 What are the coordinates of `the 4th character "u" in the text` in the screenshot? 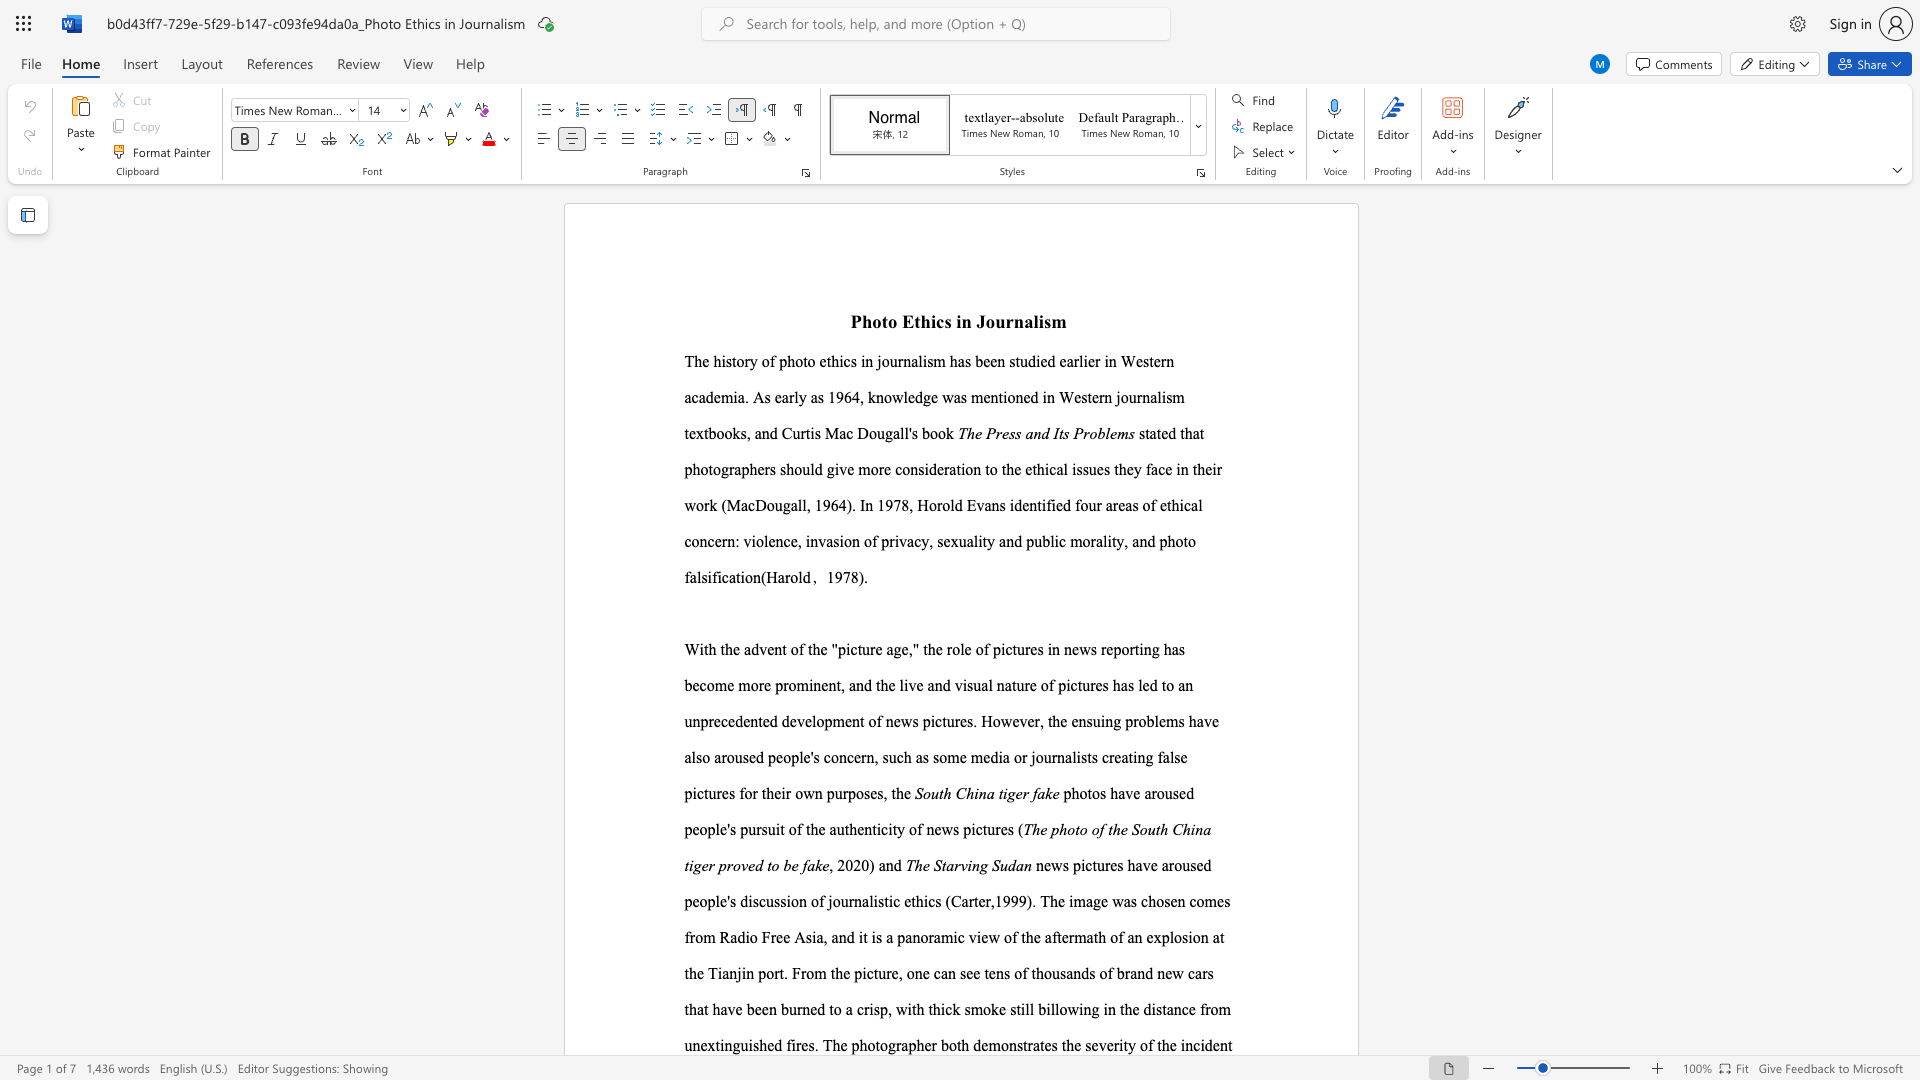 It's located at (795, 432).